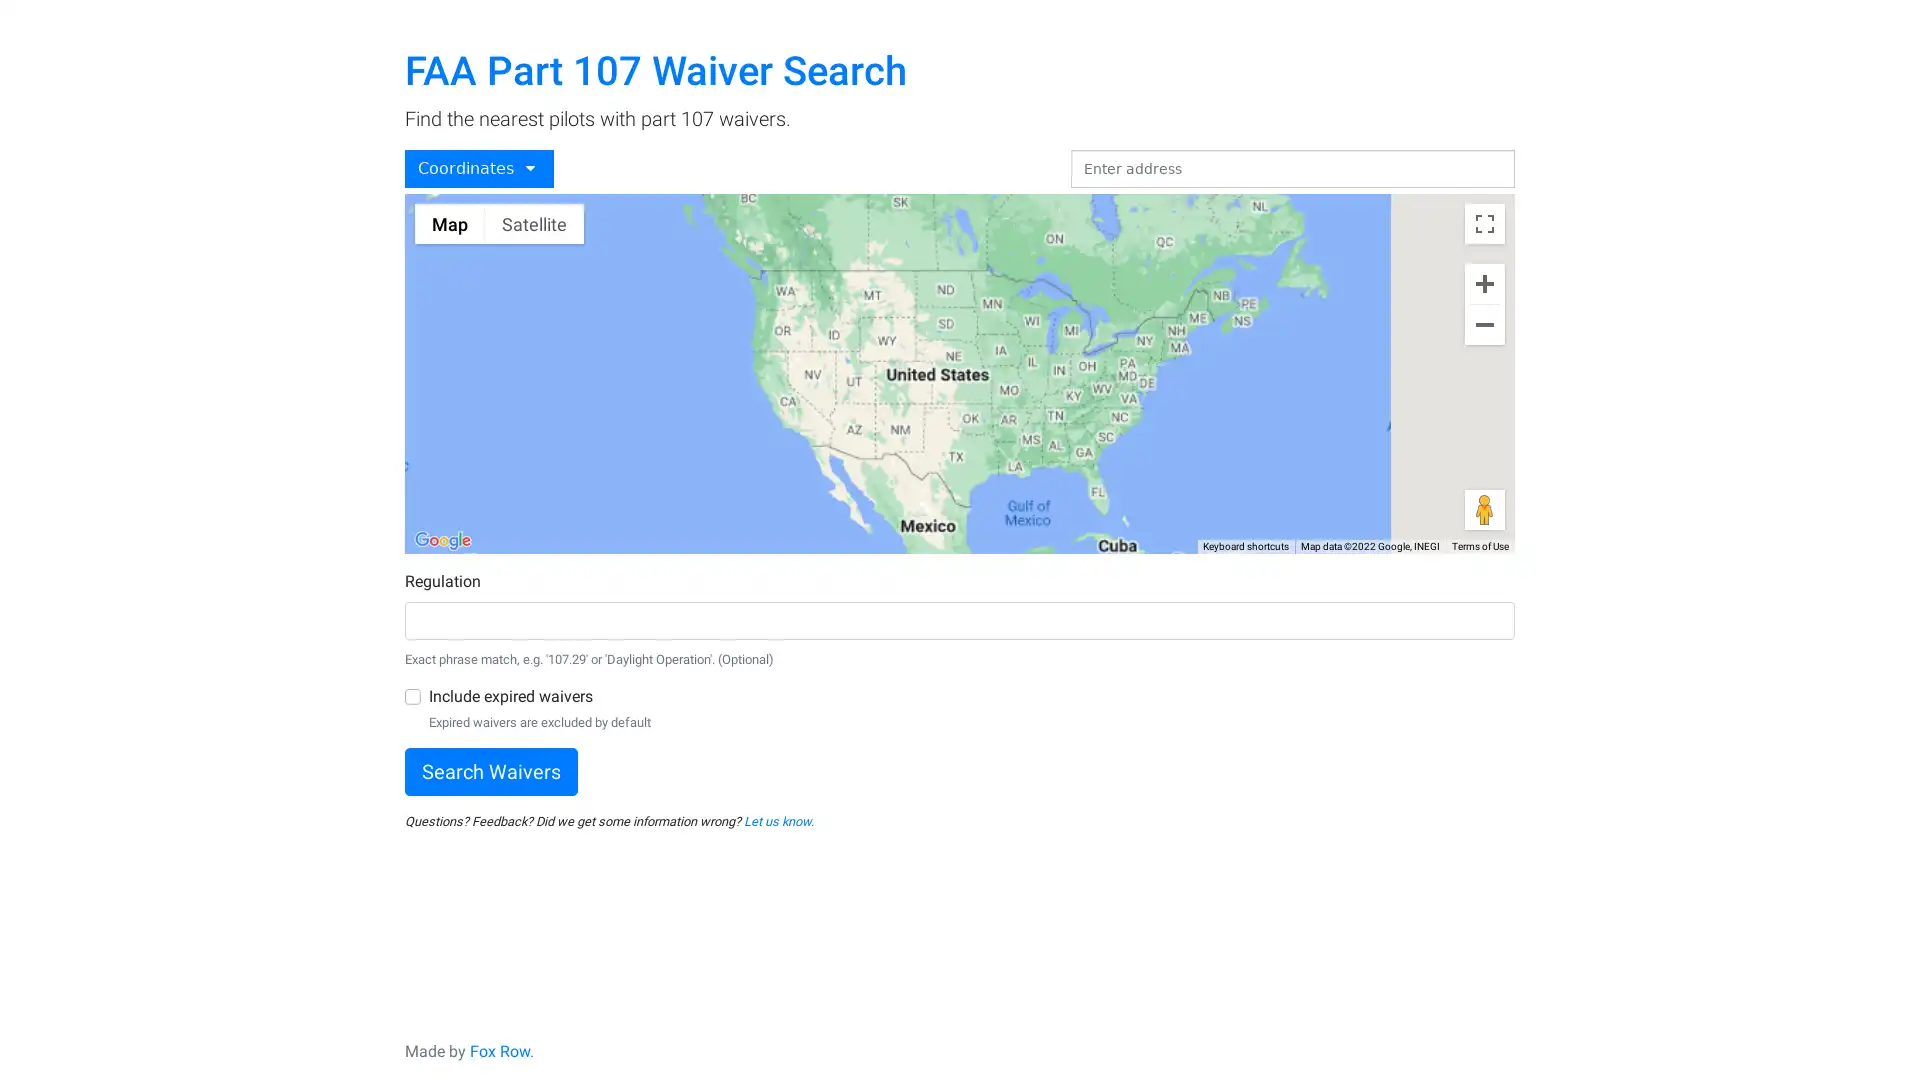  I want to click on Zoom out, so click(1484, 323).